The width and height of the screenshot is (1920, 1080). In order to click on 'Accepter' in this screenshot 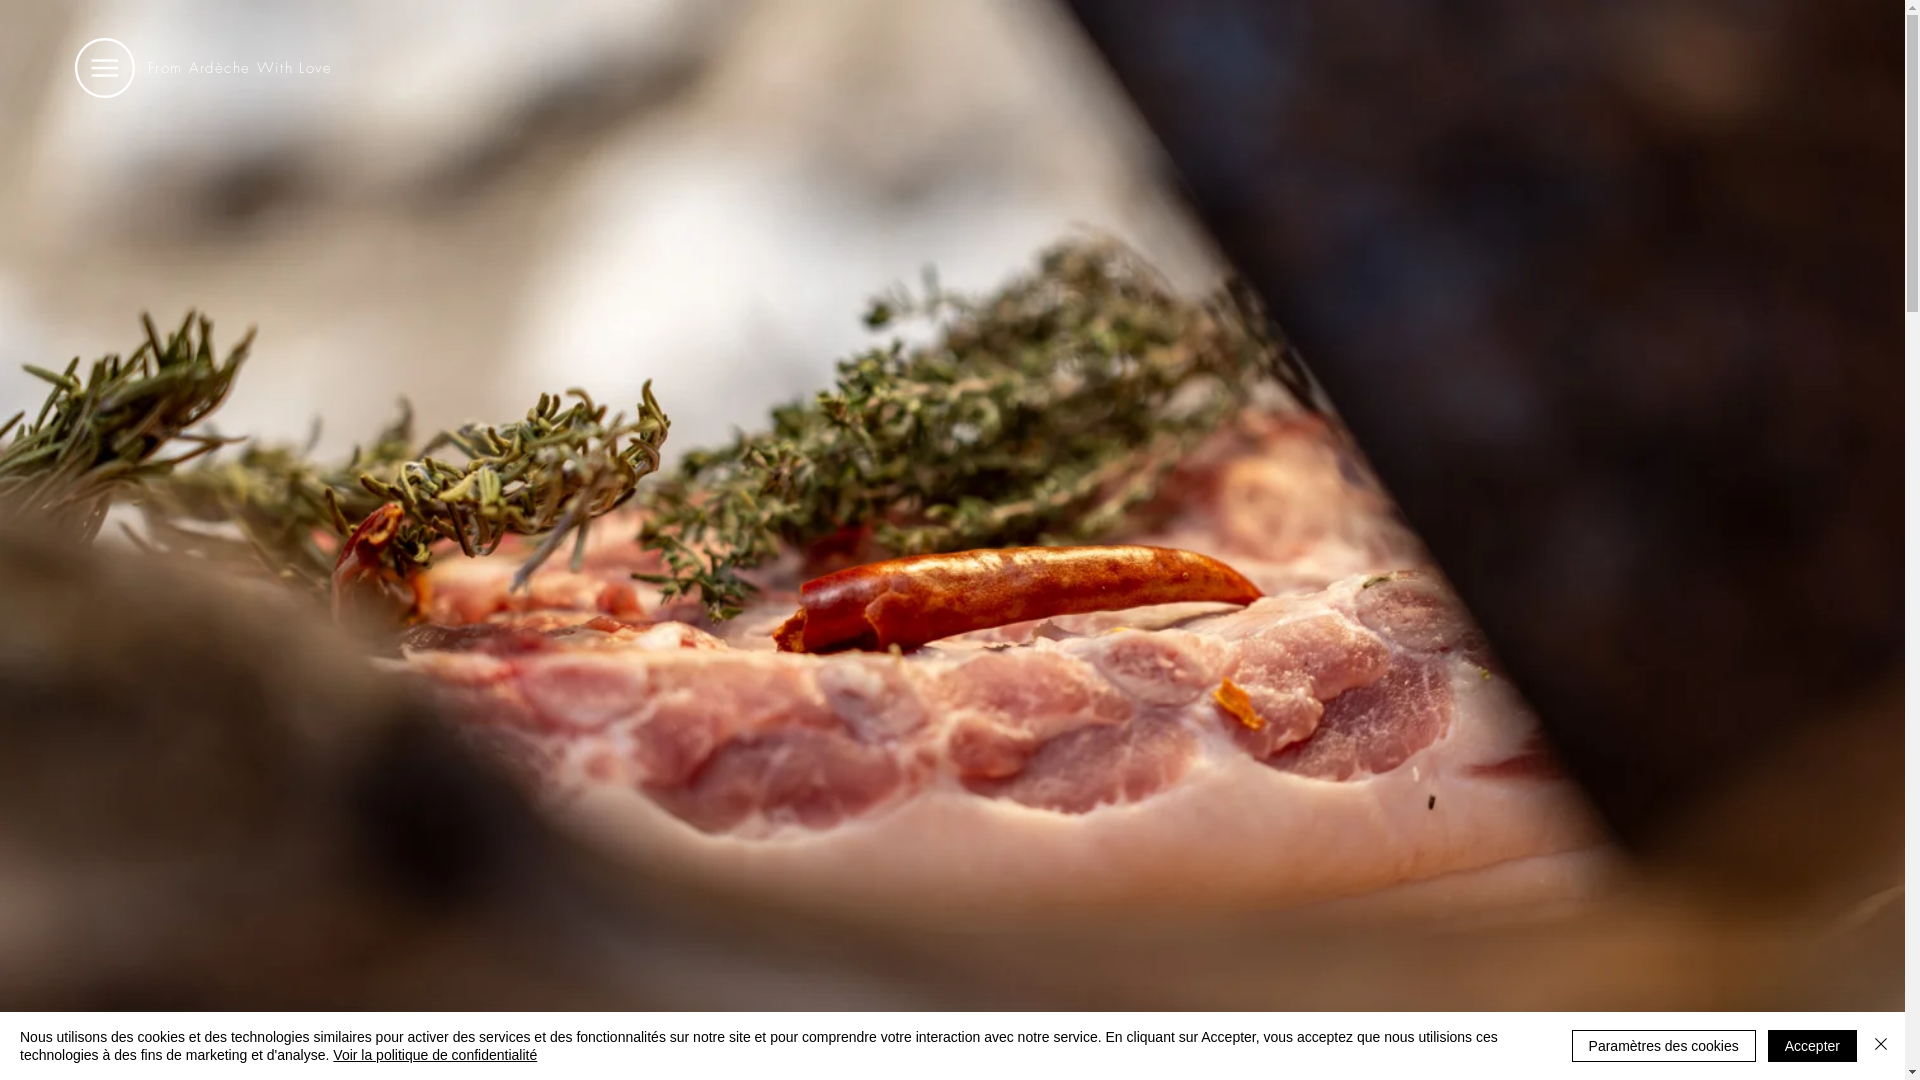, I will do `click(1812, 1044)`.